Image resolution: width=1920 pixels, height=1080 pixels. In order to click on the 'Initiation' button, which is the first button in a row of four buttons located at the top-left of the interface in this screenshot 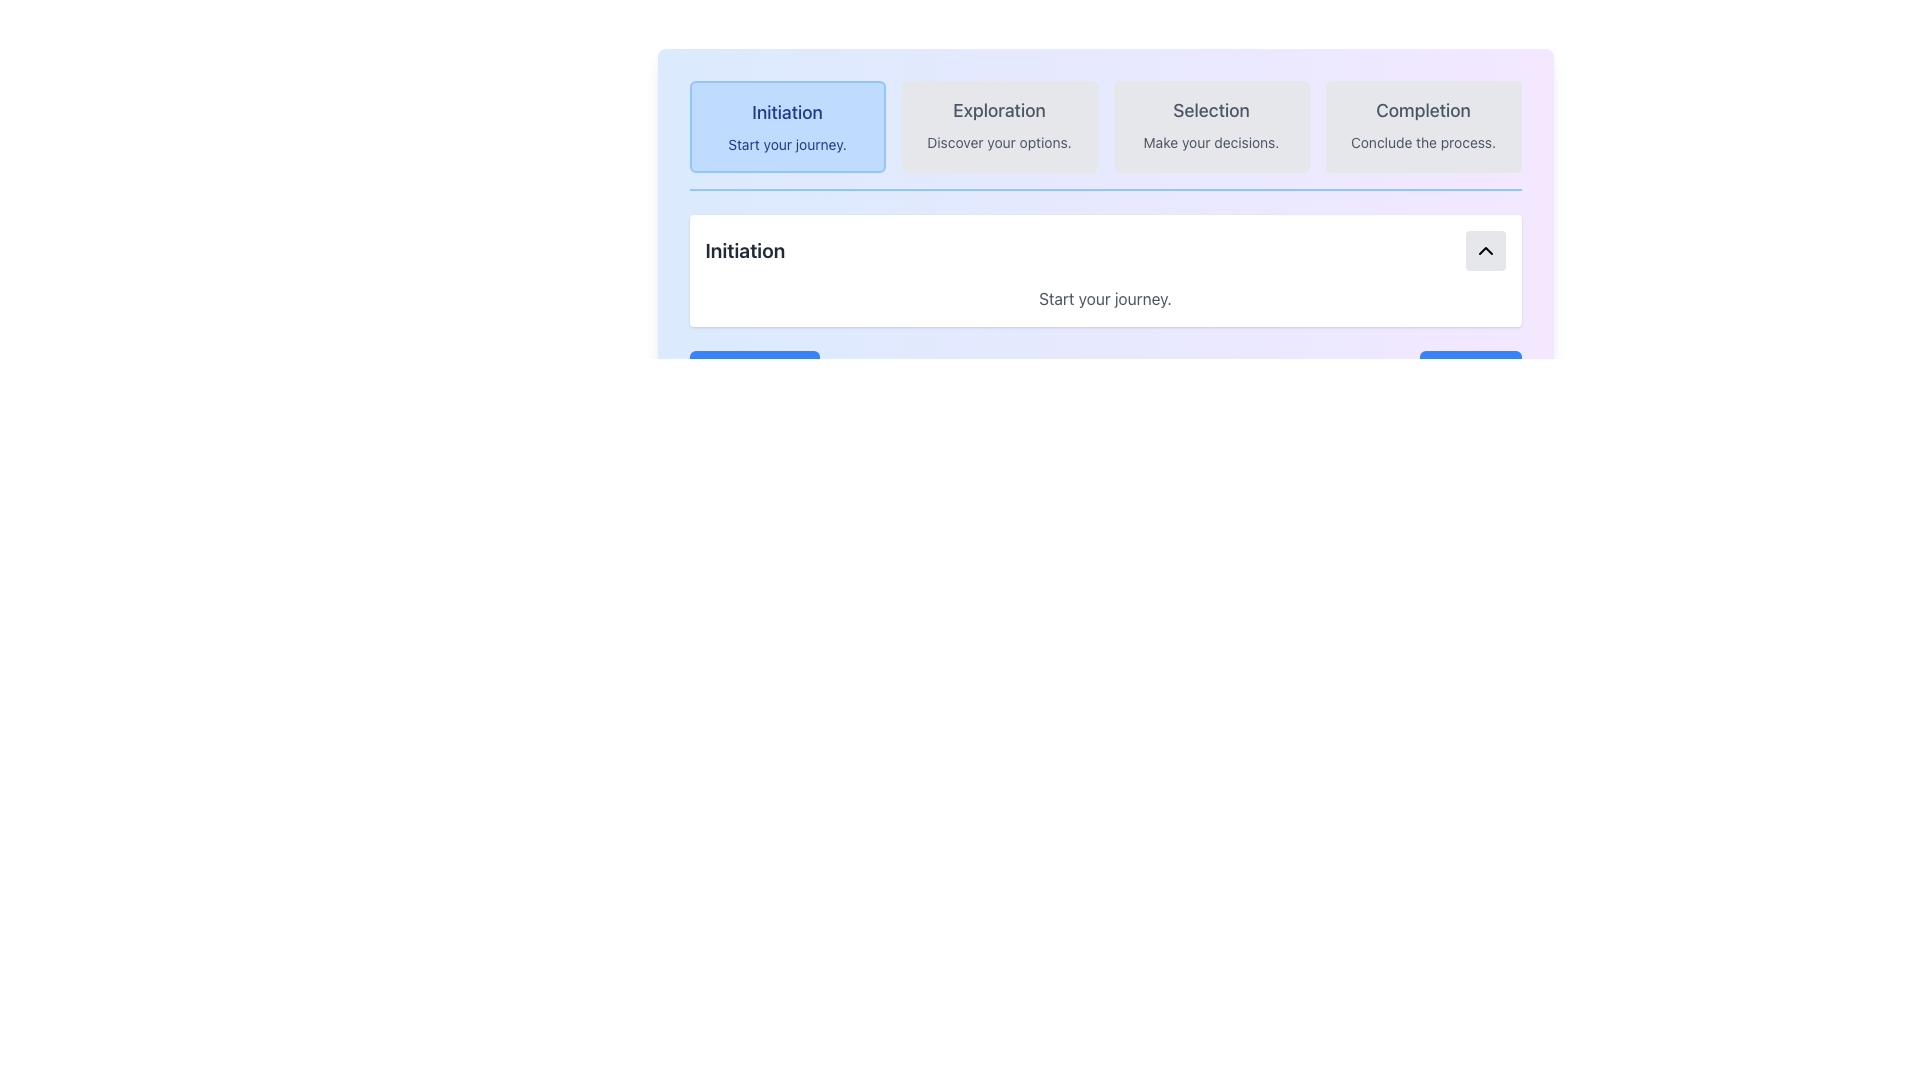, I will do `click(786, 127)`.